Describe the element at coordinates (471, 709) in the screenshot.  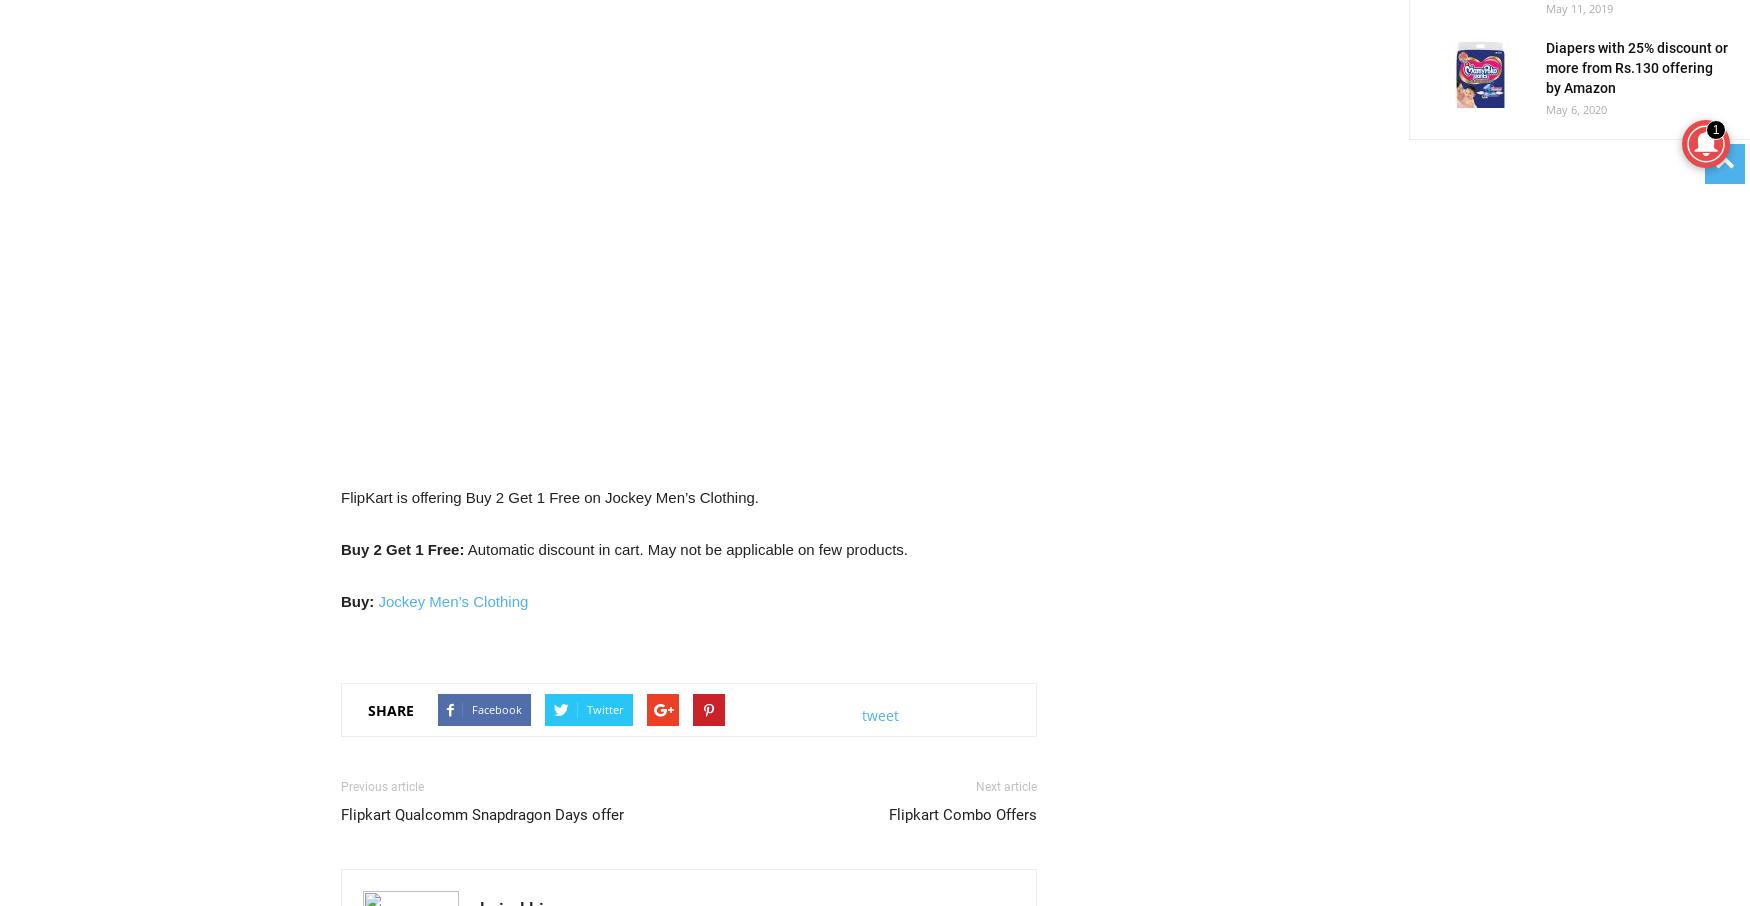
I see `'Facebook'` at that location.